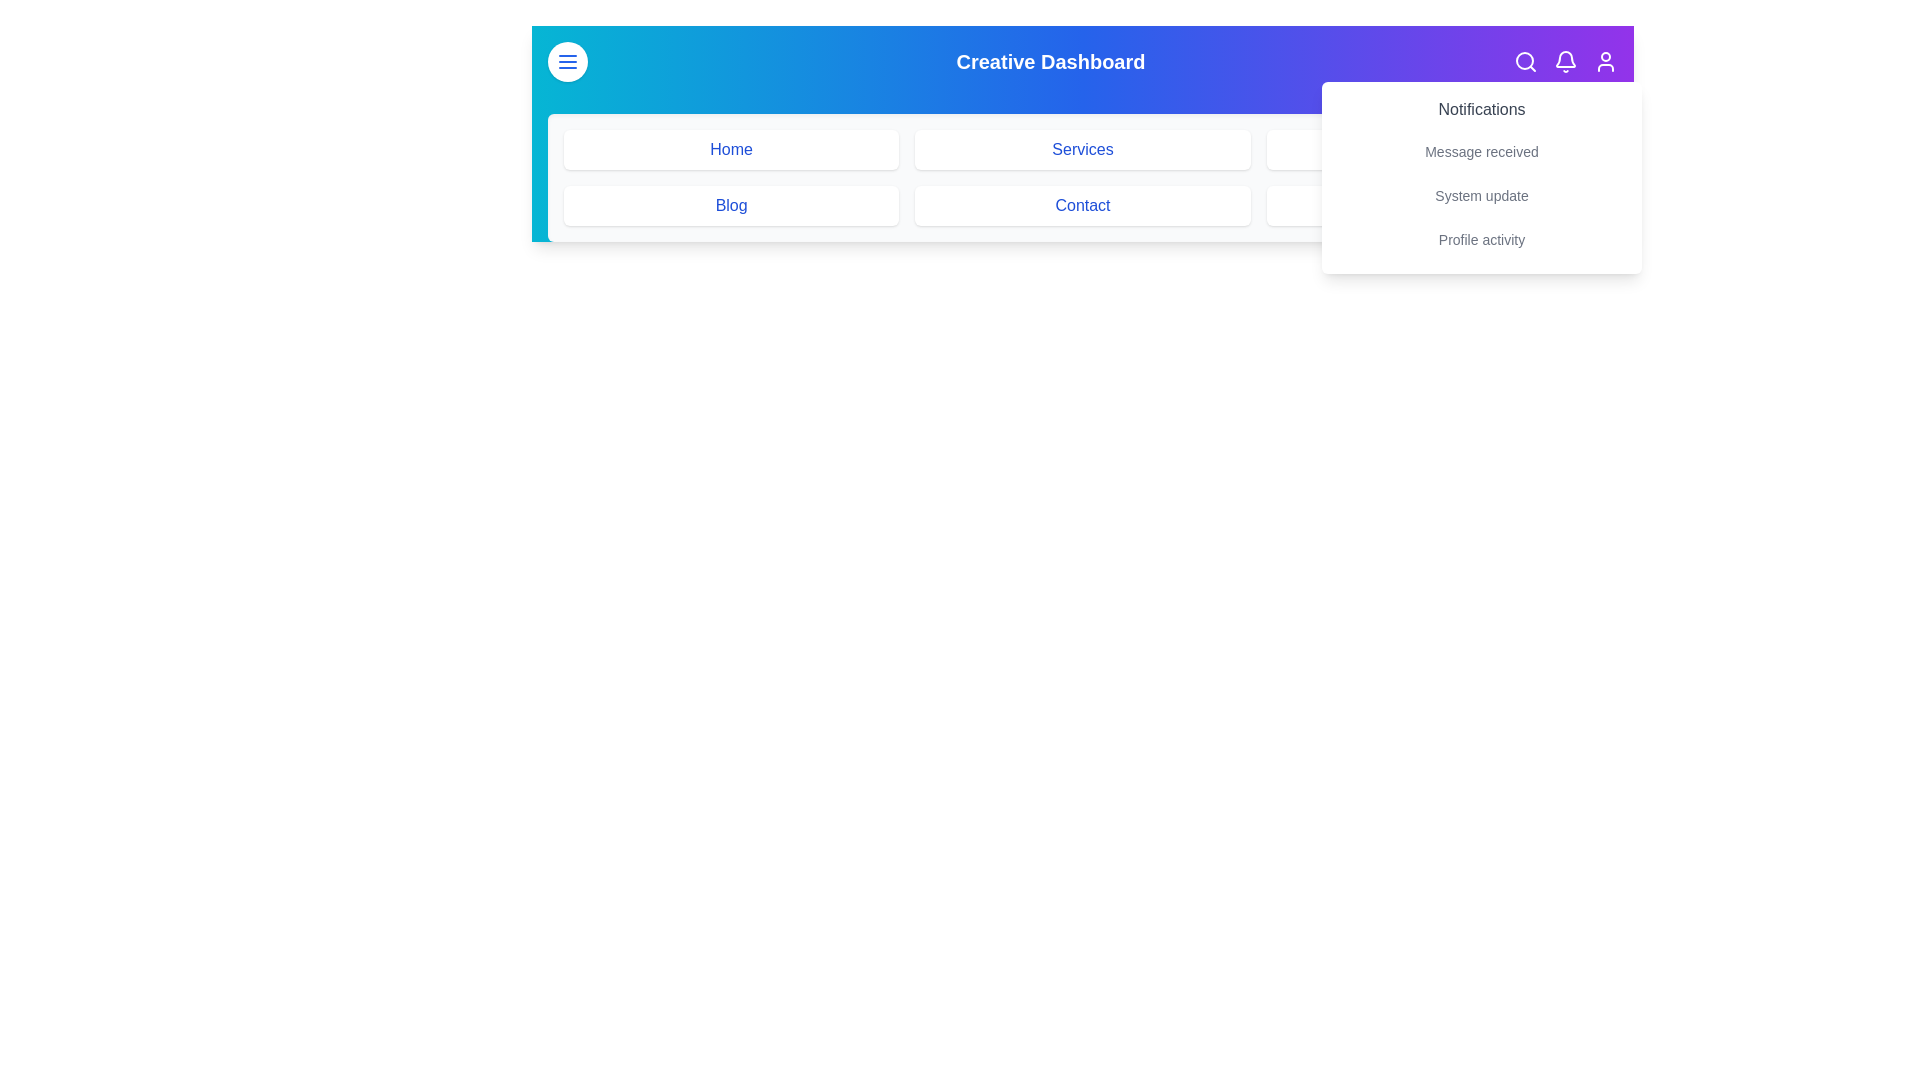 The image size is (1920, 1080). Describe the element at coordinates (1082, 149) in the screenshot. I see `the menu item labeled Services to navigate to the corresponding section` at that location.